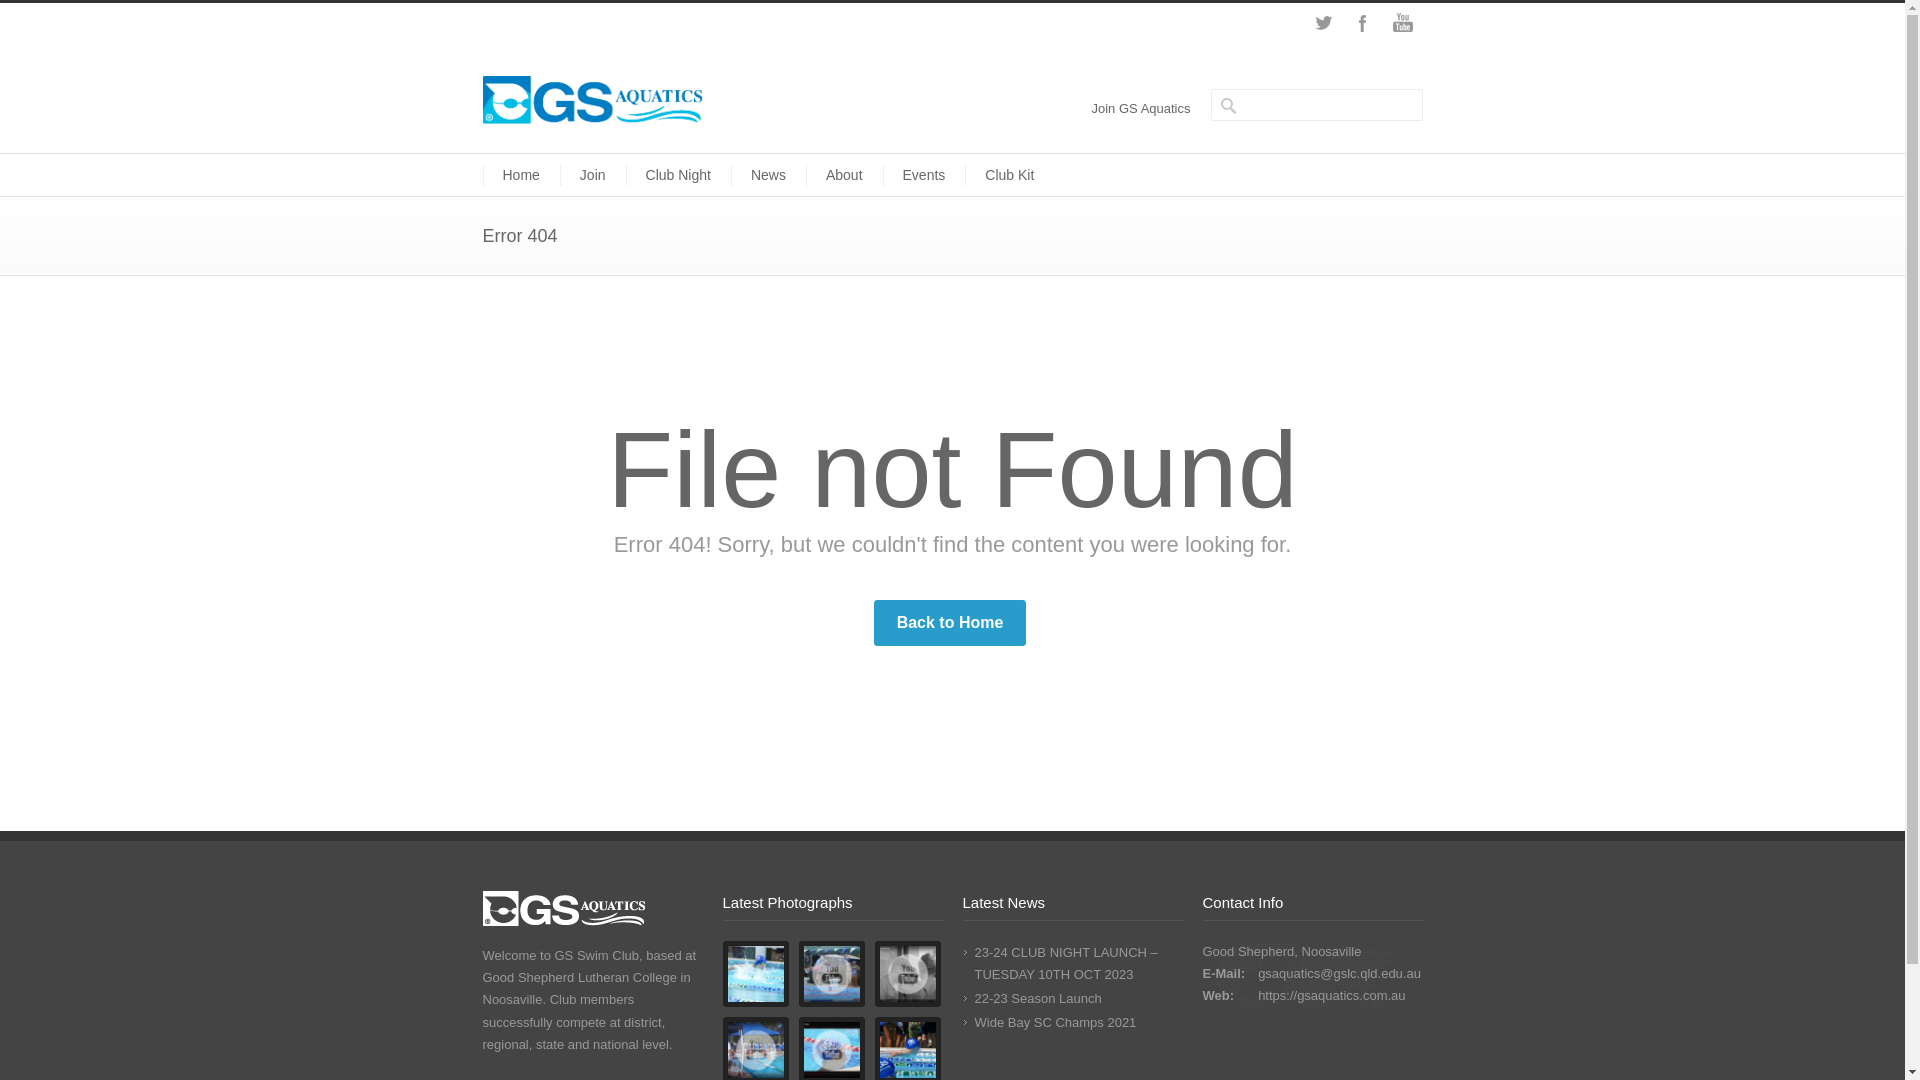 This screenshot has height=1080, width=1920. I want to click on 'Join', so click(592, 173).